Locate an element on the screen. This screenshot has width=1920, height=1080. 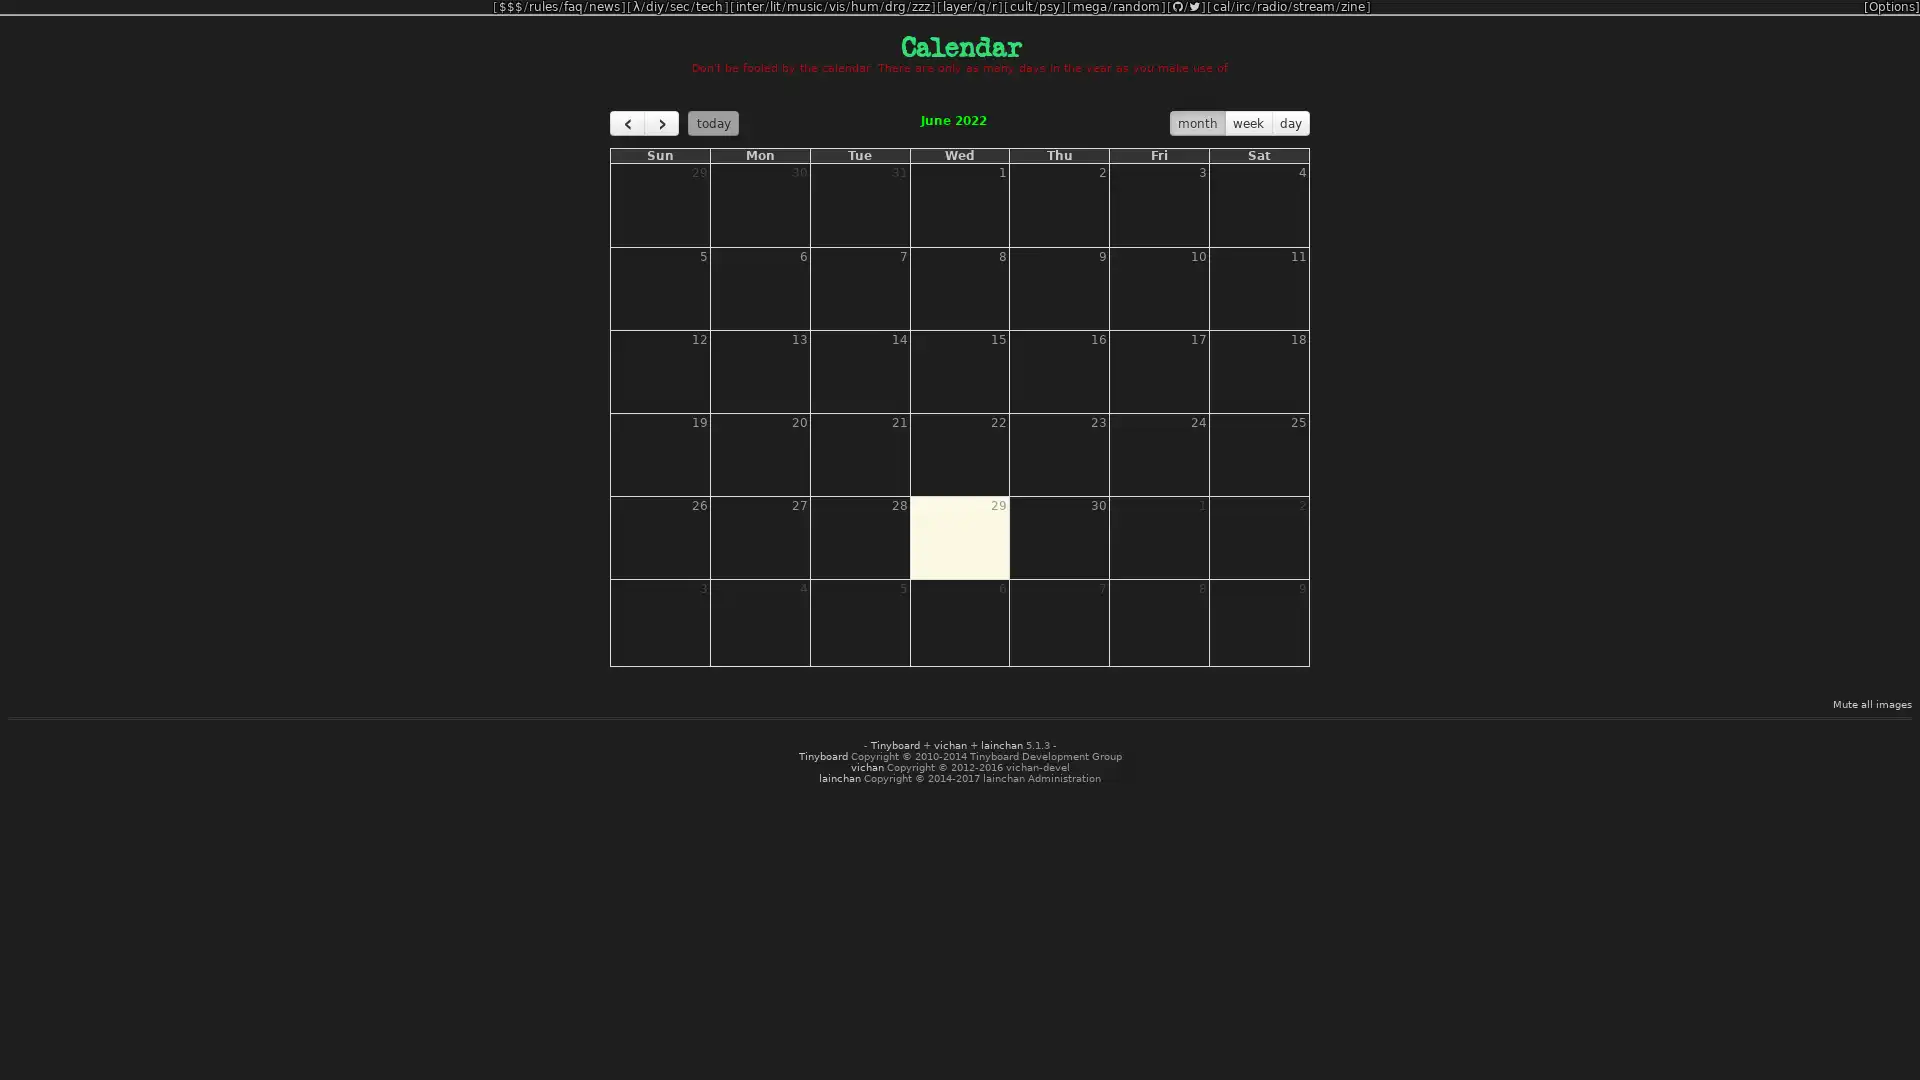
week is located at coordinates (1247, 123).